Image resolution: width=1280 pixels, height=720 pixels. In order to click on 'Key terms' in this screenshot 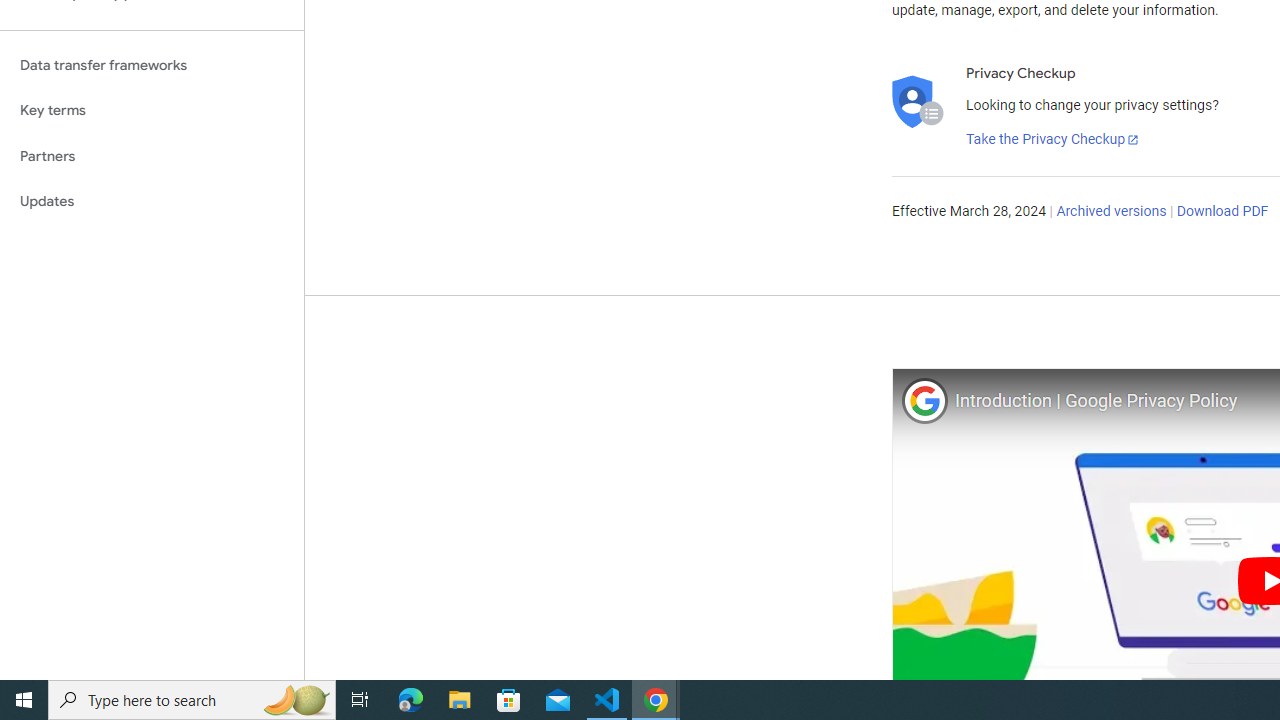, I will do `click(151, 110)`.